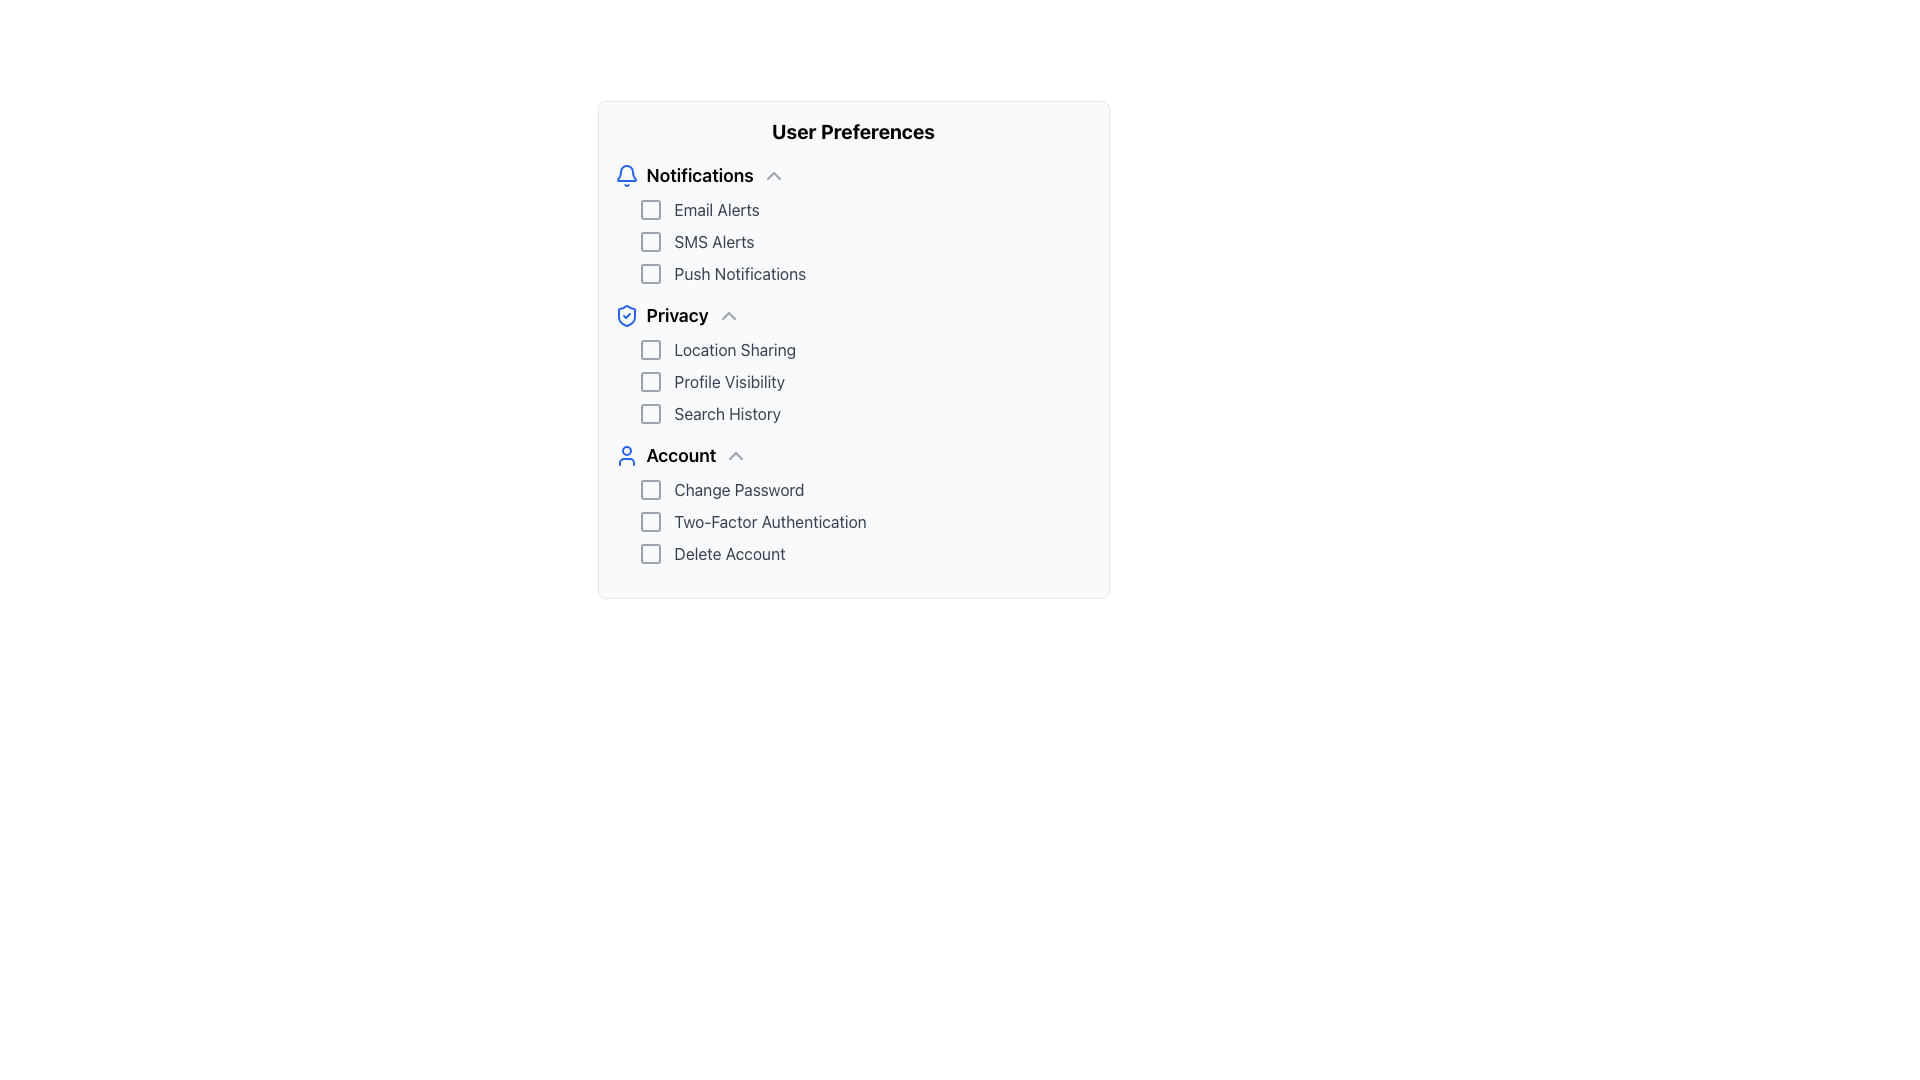  Describe the element at coordinates (650, 520) in the screenshot. I see `the checkbox located to the left of the text 'Two-Factor Authentication' in the 'Account' section of 'User Preferences' settings` at that location.